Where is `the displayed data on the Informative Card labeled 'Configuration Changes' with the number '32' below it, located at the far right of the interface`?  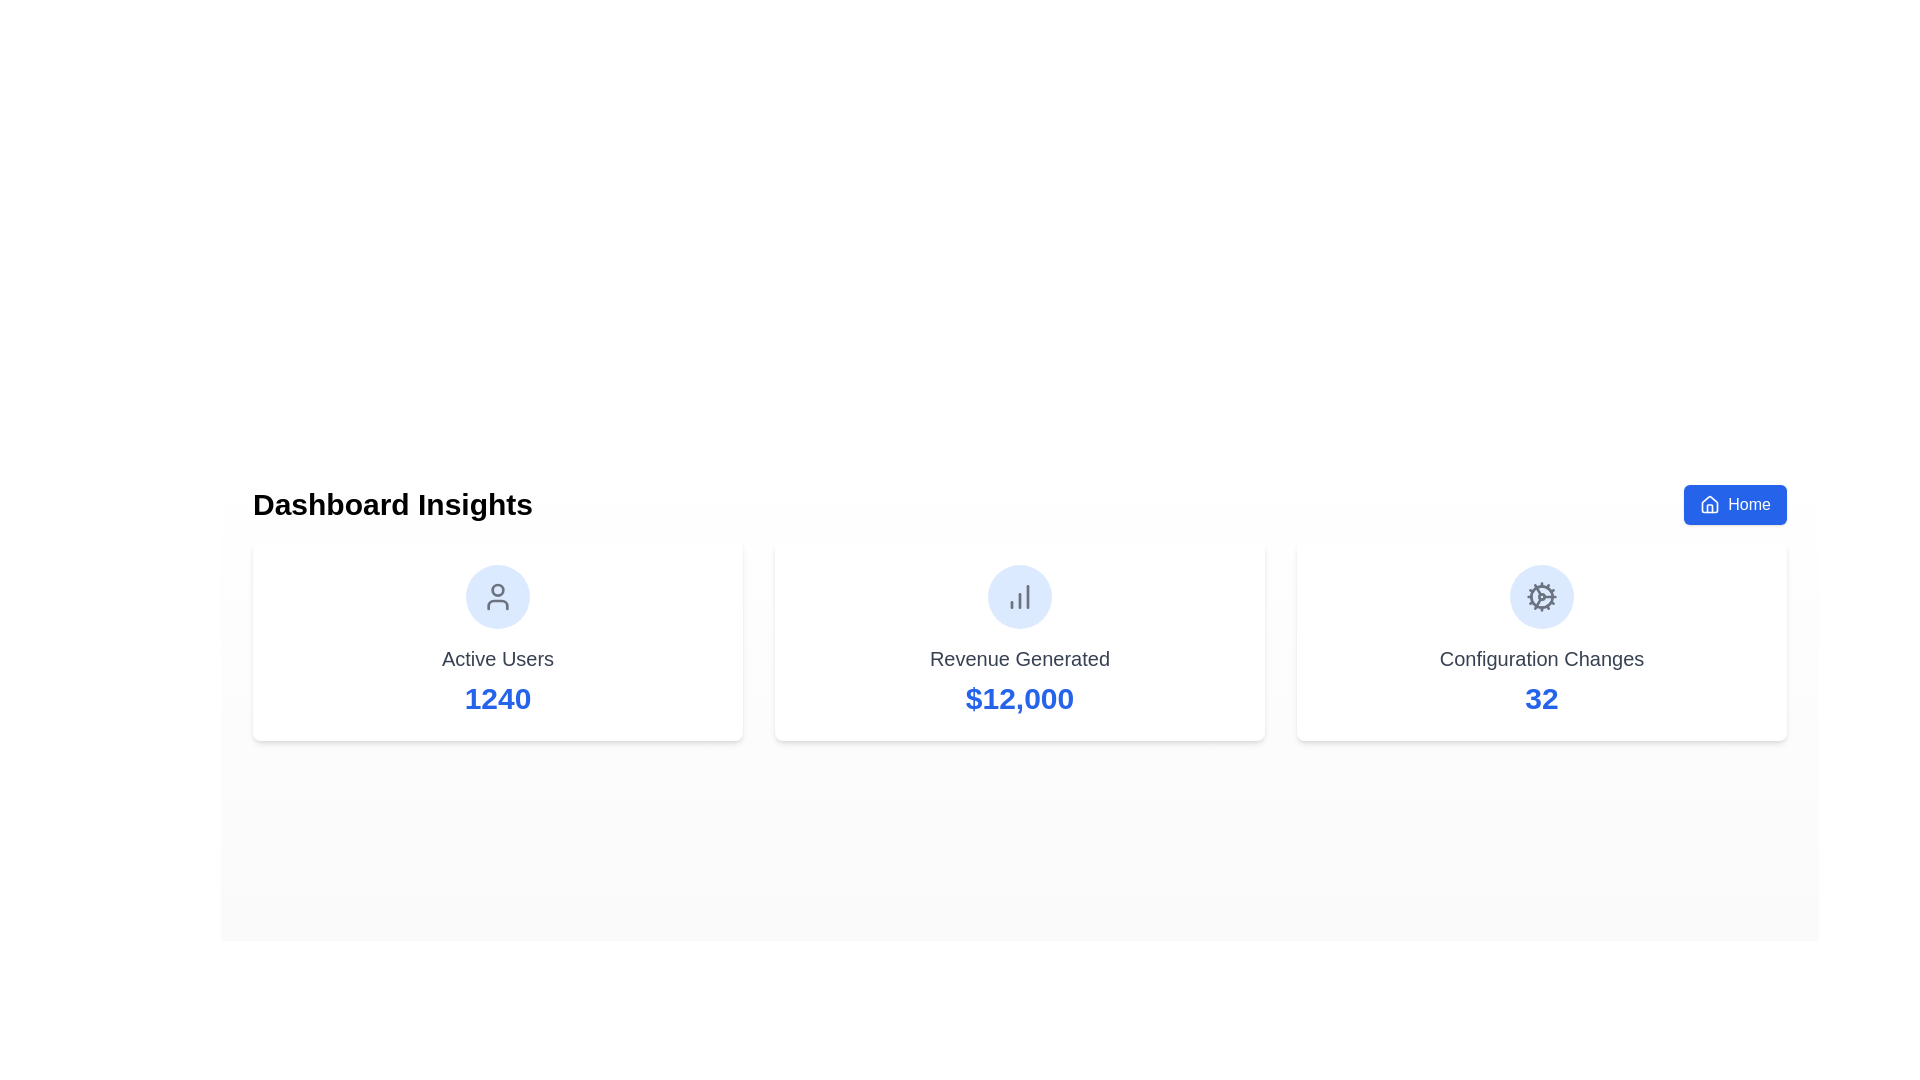
the displayed data on the Informative Card labeled 'Configuration Changes' with the number '32' below it, located at the far right of the interface is located at coordinates (1540, 640).